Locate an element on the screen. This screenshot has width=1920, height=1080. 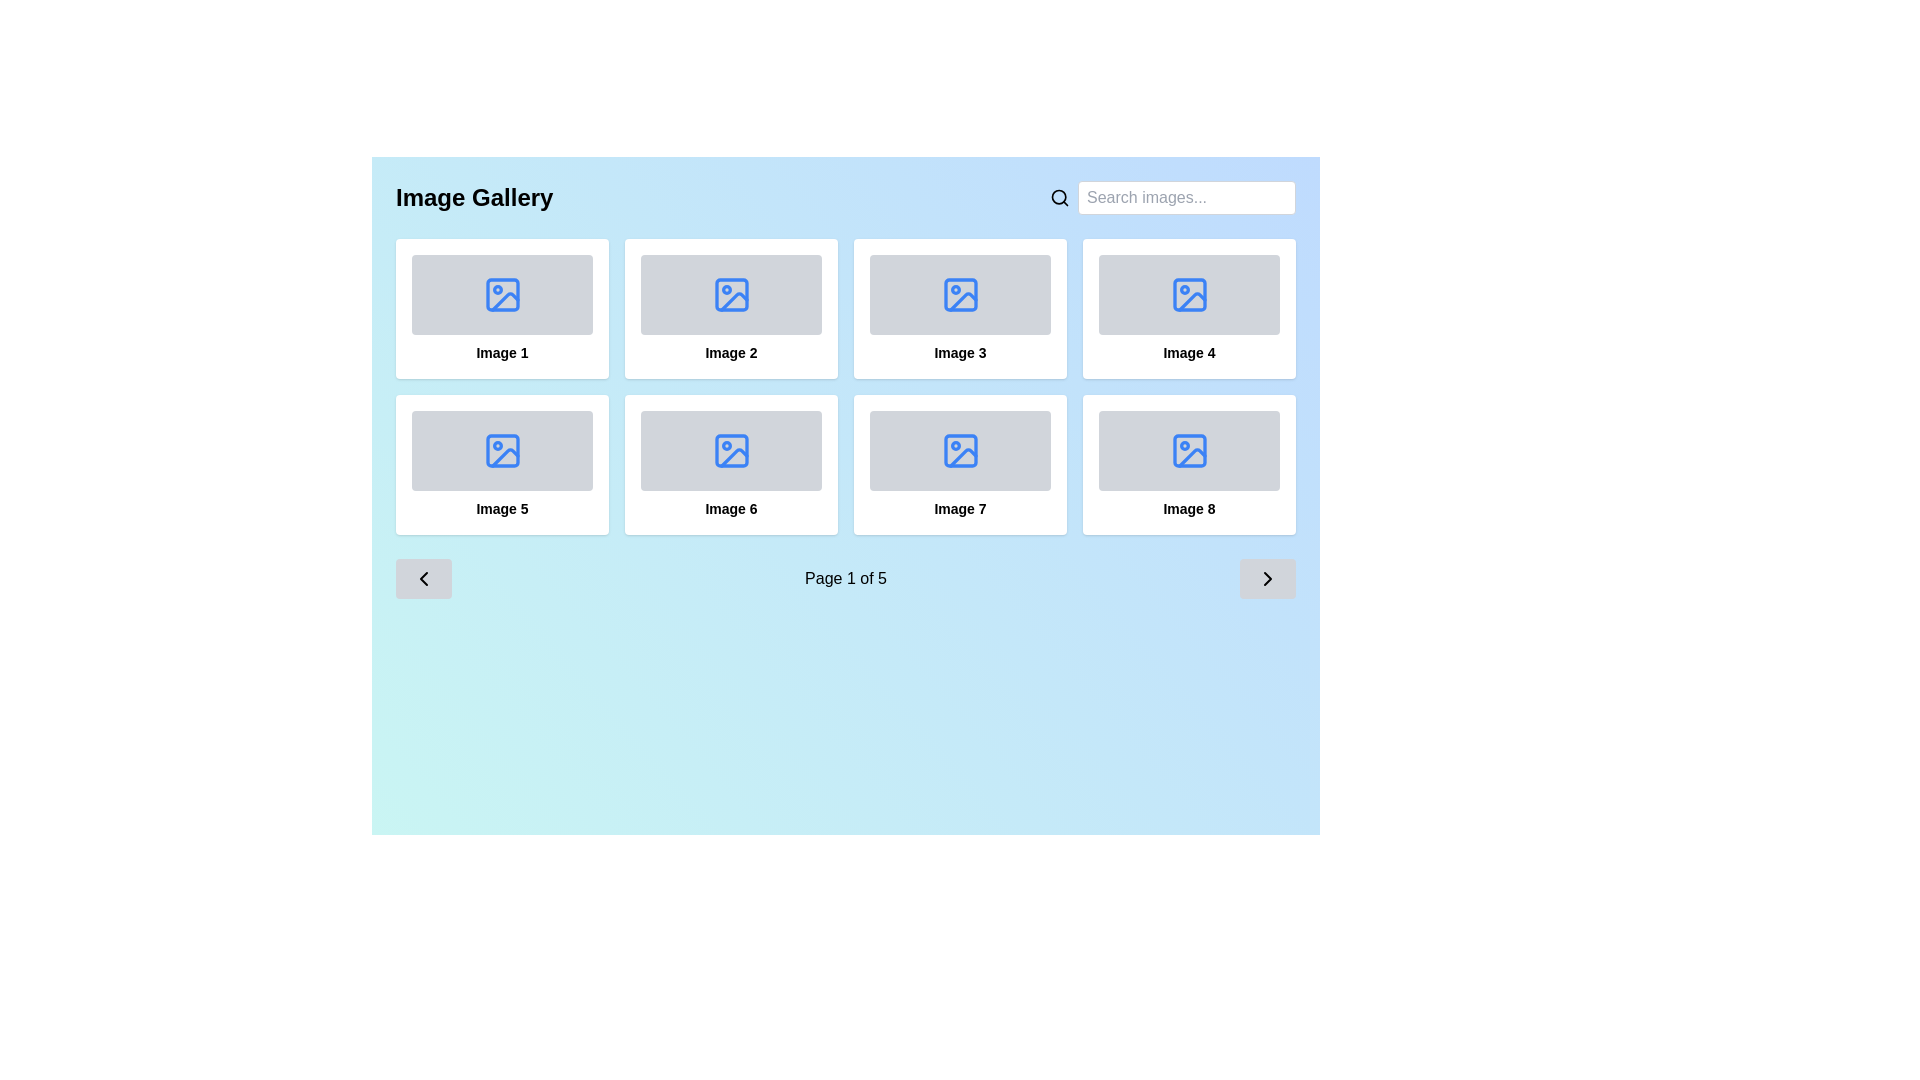
the text label located at the bottom-center of the card corresponding to 'Image 5', which helps users identify the content of the card is located at coordinates (502, 508).